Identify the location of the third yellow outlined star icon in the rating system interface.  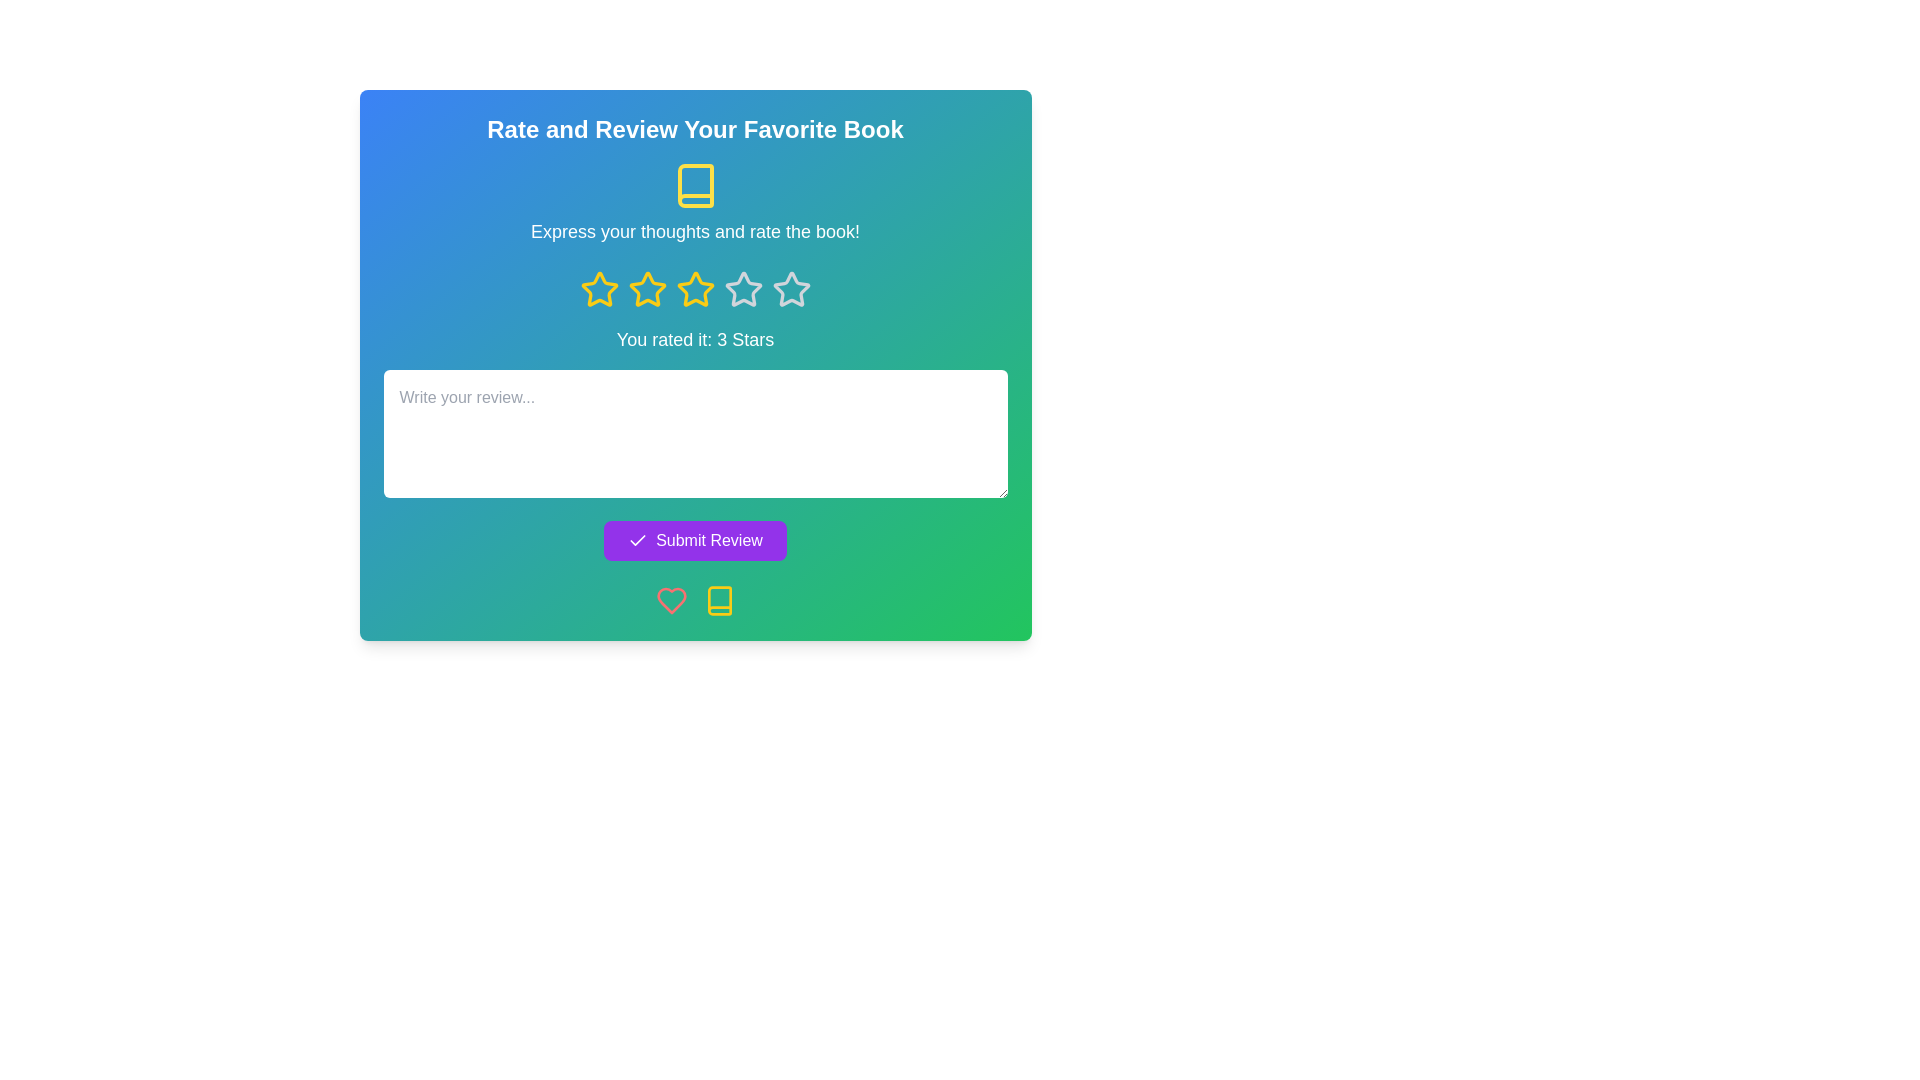
(647, 289).